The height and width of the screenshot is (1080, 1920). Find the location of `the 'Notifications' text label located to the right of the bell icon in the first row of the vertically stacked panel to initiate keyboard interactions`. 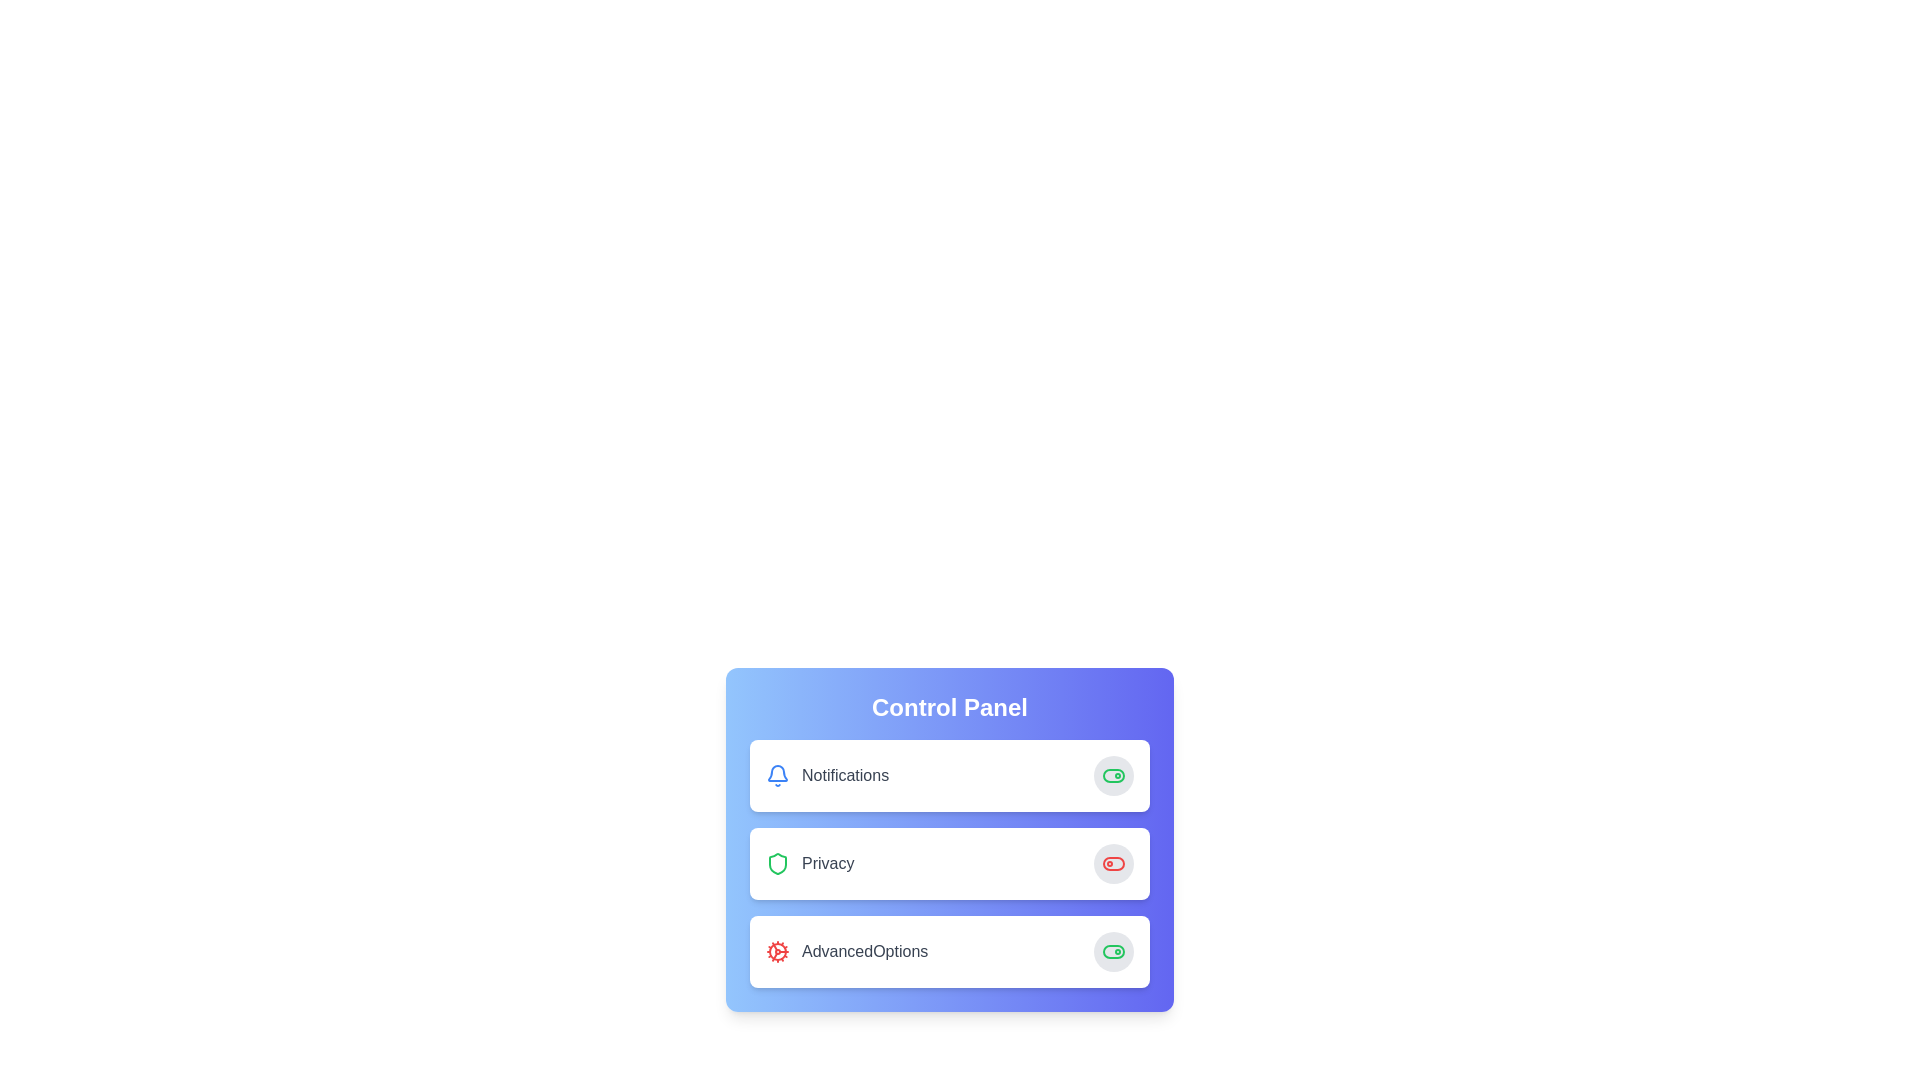

the 'Notifications' text label located to the right of the bell icon in the first row of the vertically stacked panel to initiate keyboard interactions is located at coordinates (845, 774).